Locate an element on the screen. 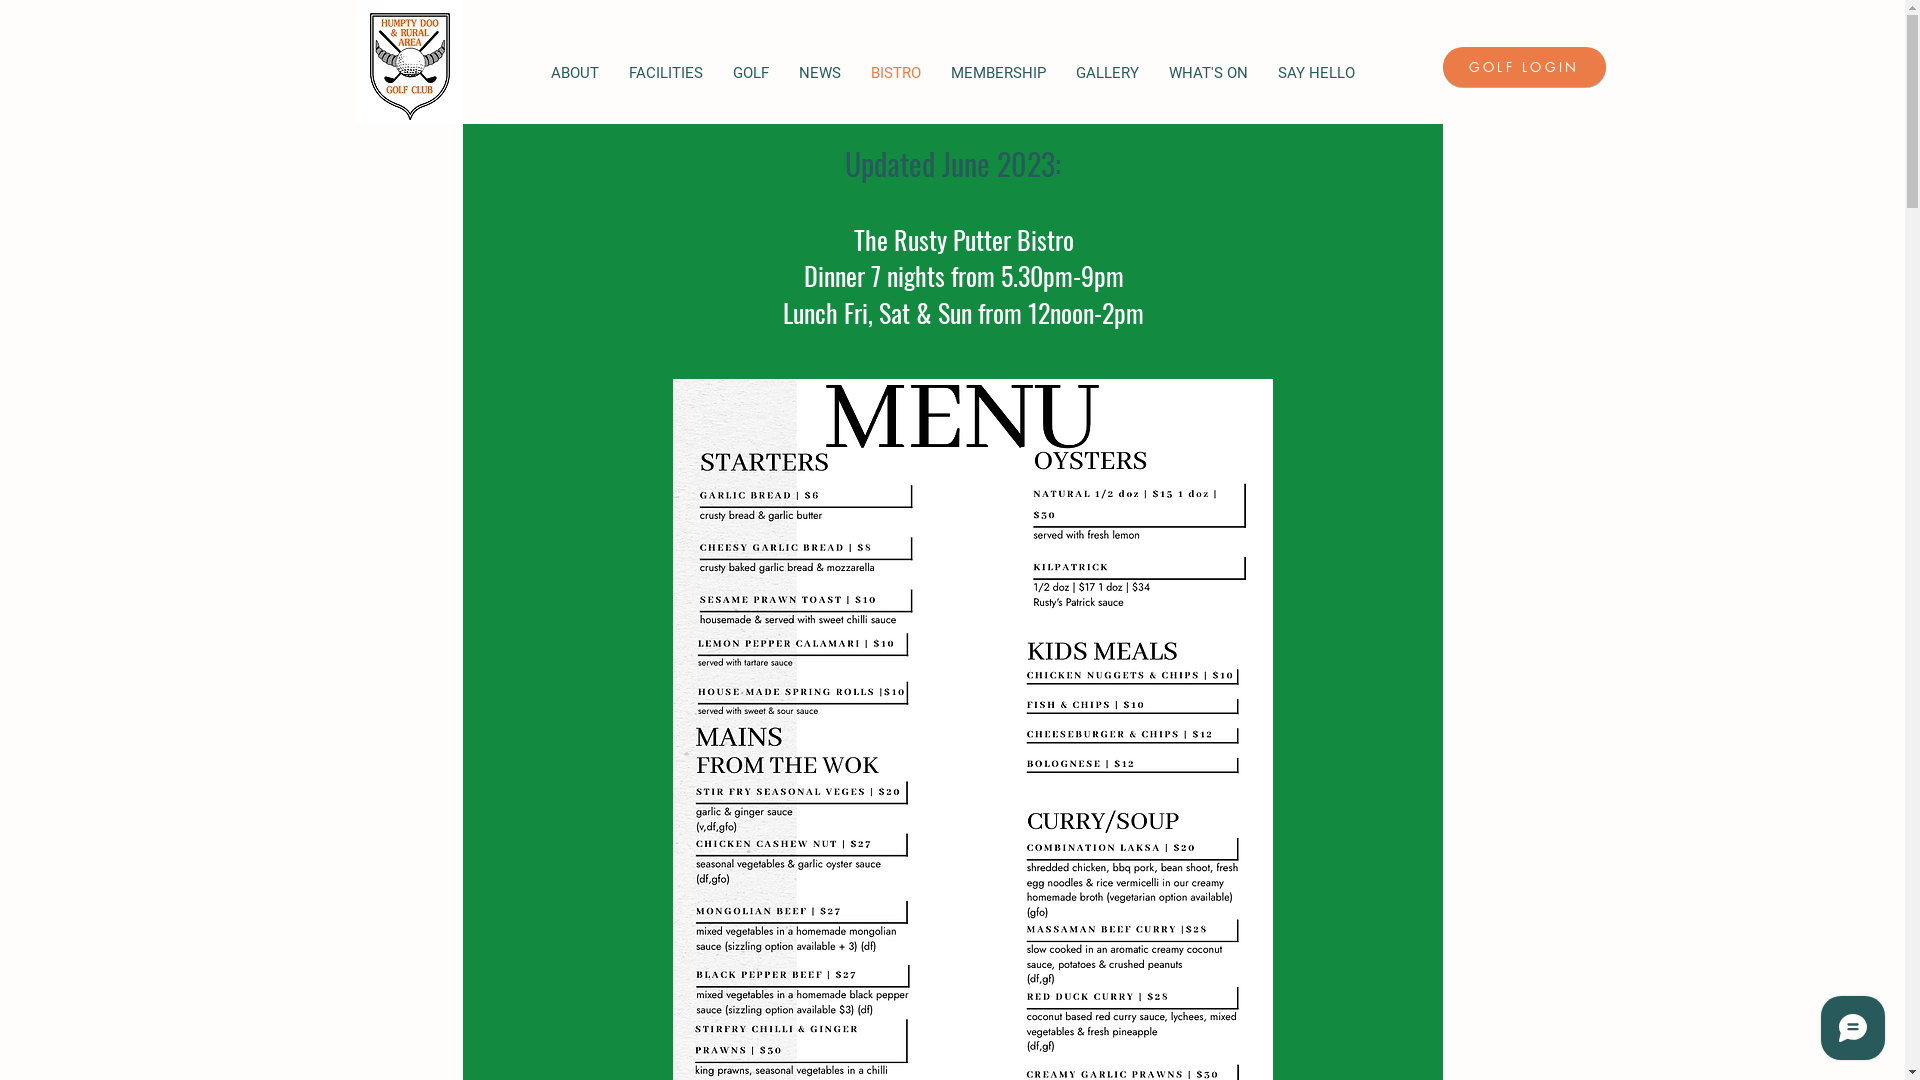 The width and height of the screenshot is (1920, 1080). 'FACILITIES' is located at coordinates (666, 72).